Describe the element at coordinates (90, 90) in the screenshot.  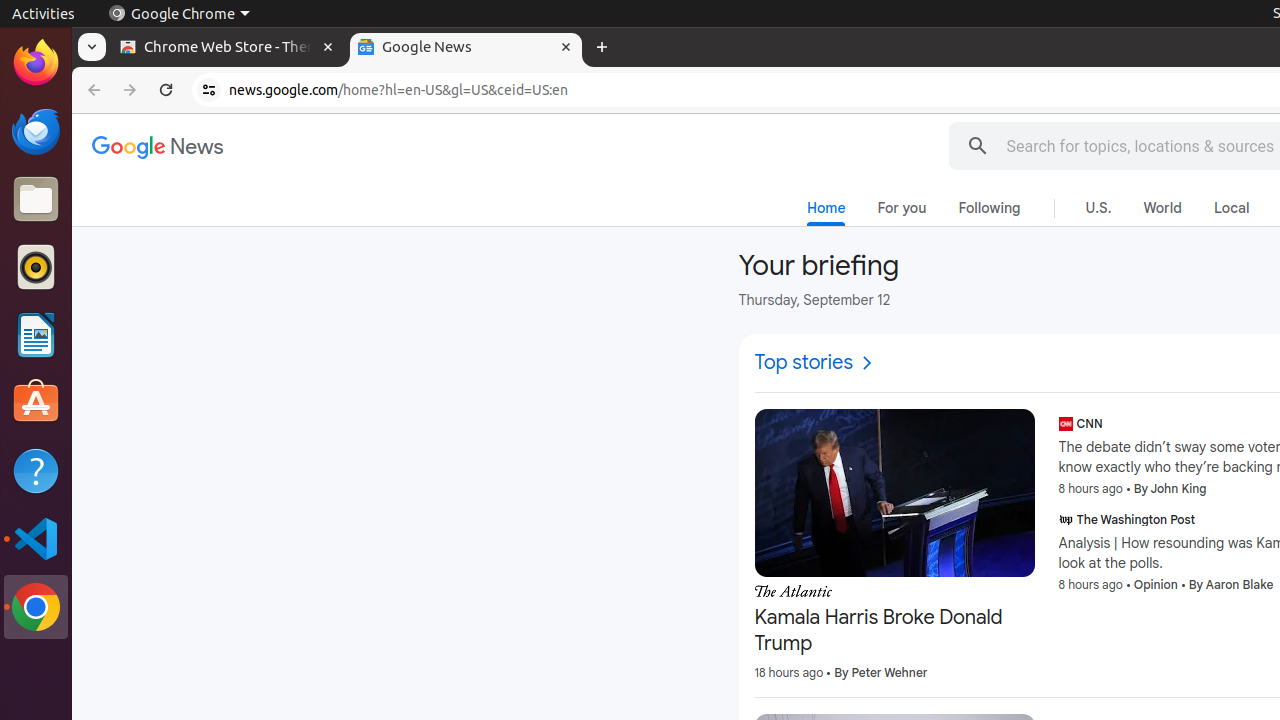
I see `'Back'` at that location.